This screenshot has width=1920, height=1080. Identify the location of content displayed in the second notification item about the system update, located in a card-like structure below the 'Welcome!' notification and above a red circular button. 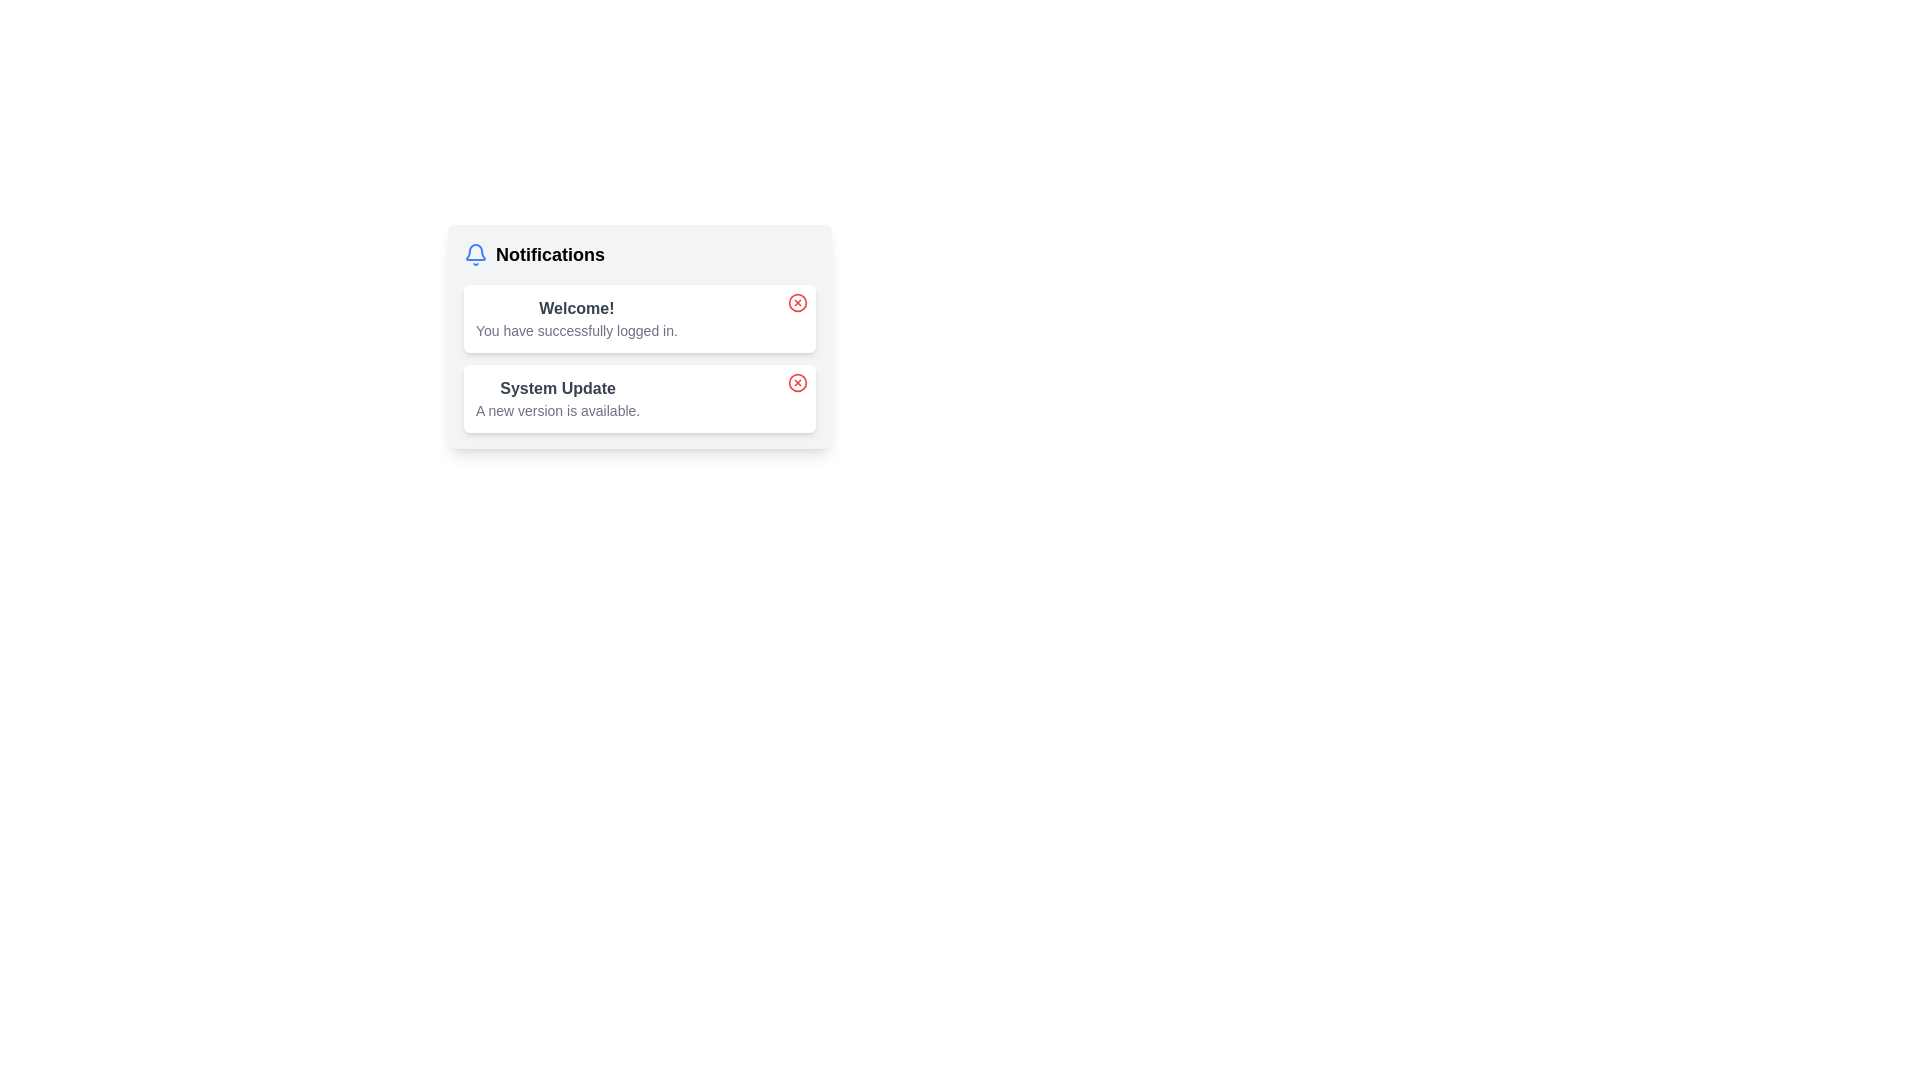
(558, 398).